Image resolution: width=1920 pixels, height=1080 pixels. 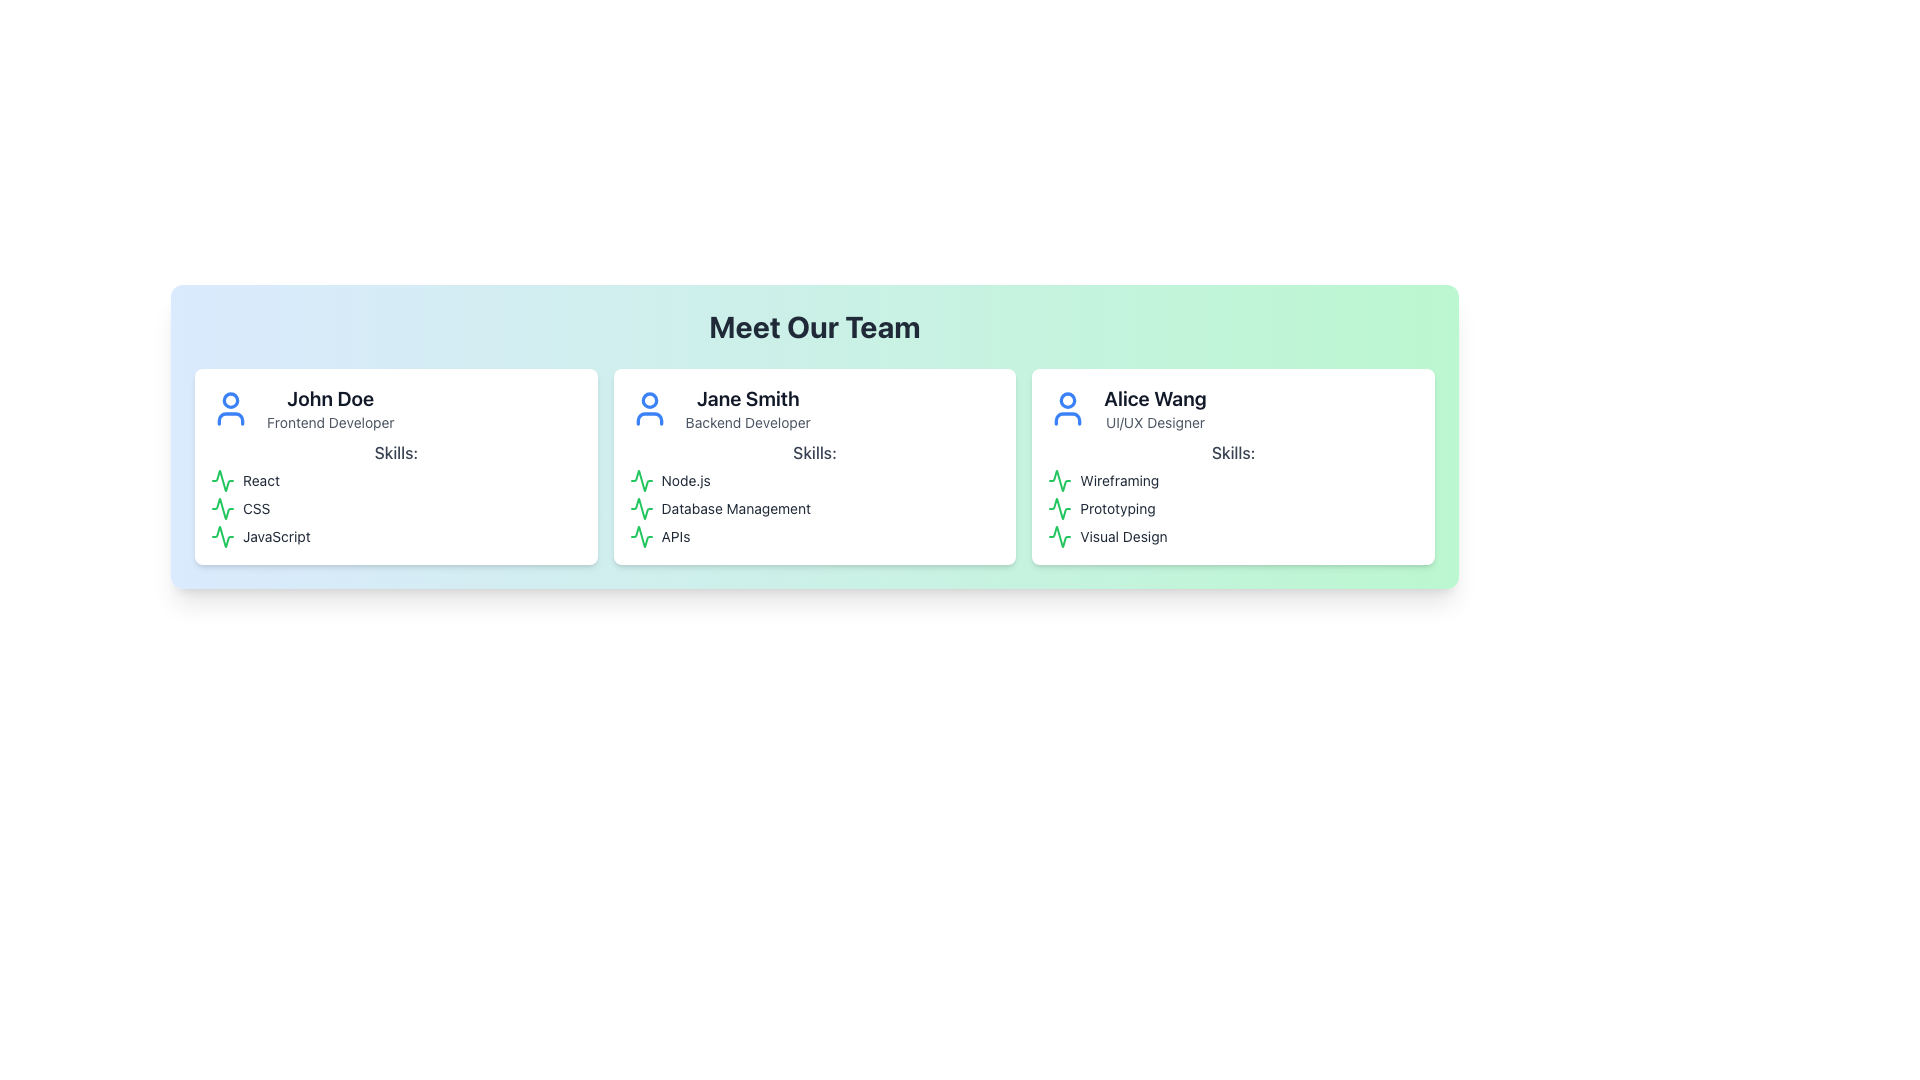 I want to click on the green and white waveform icon representing 'Database Management' in Jane Smith's skills section, so click(x=641, y=508).